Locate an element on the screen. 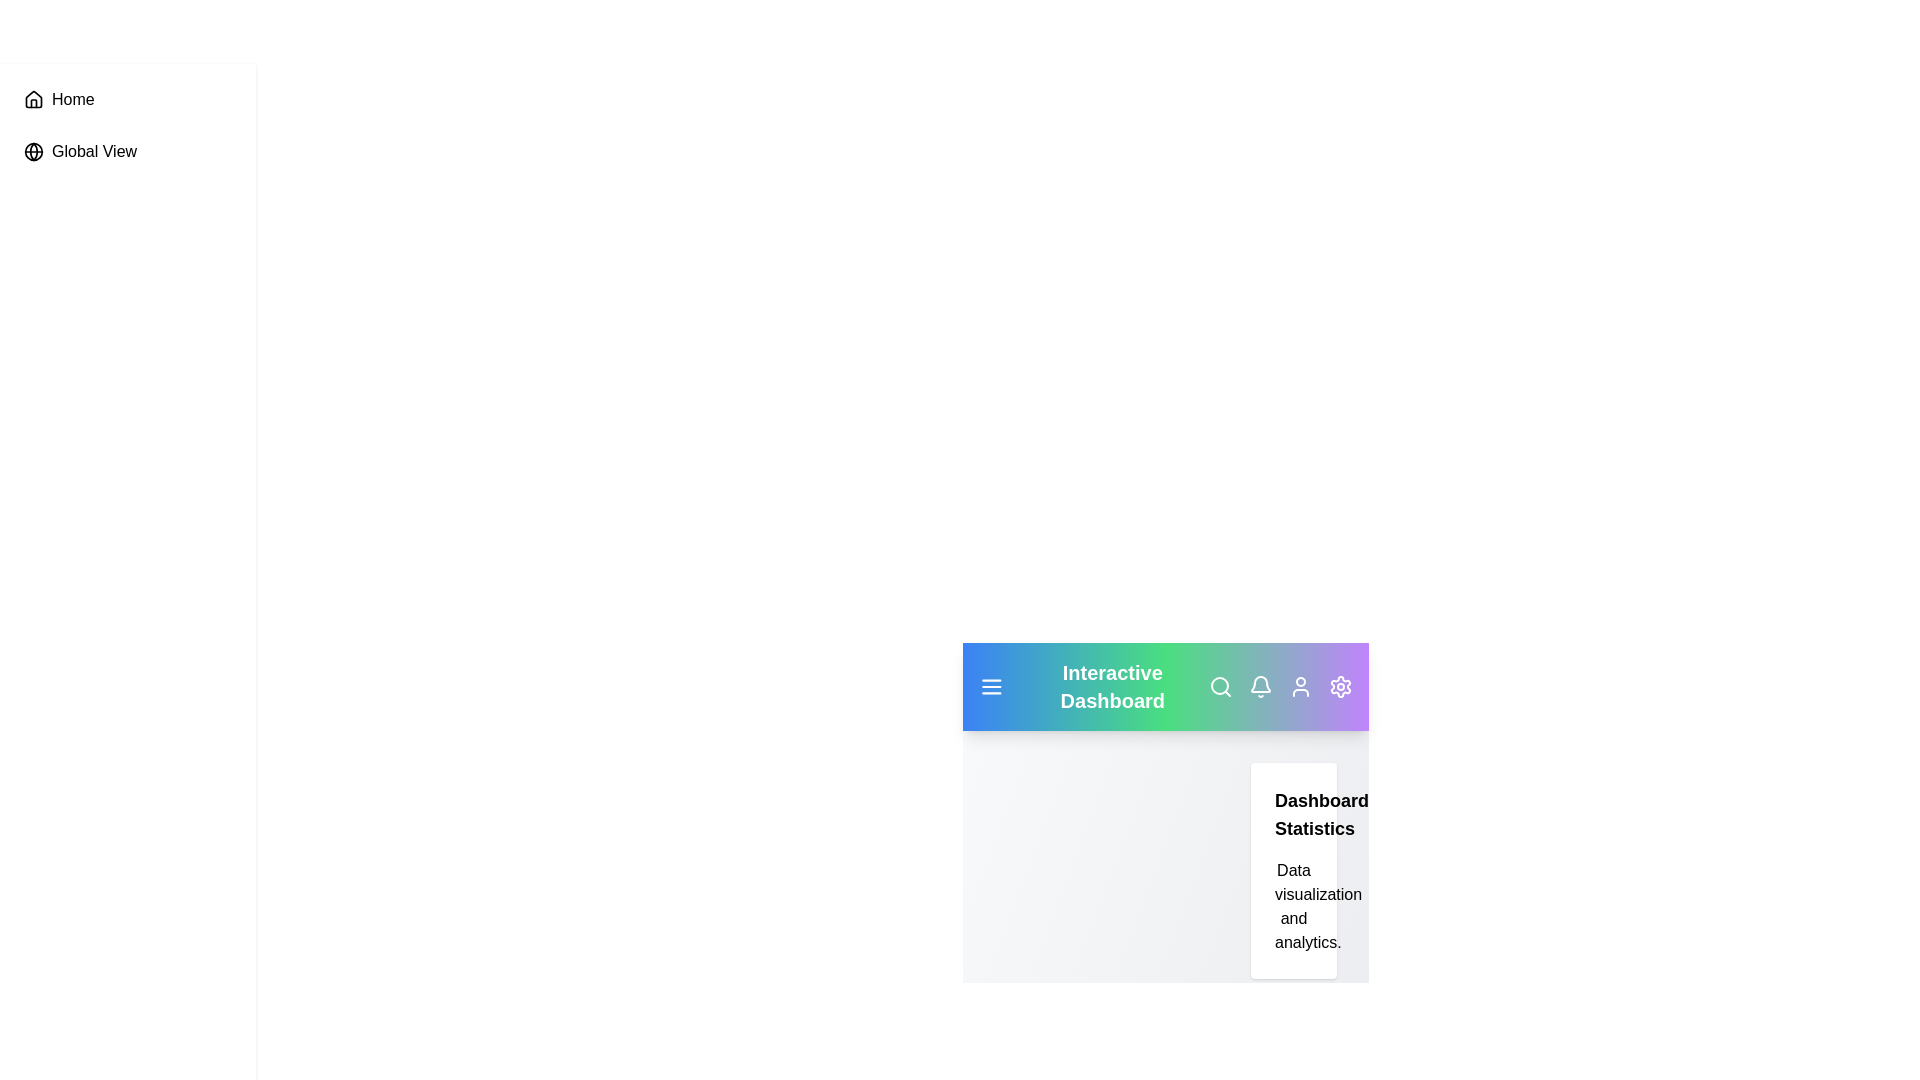 The width and height of the screenshot is (1920, 1080). the bell icon to view notifications is located at coordinates (1260, 685).